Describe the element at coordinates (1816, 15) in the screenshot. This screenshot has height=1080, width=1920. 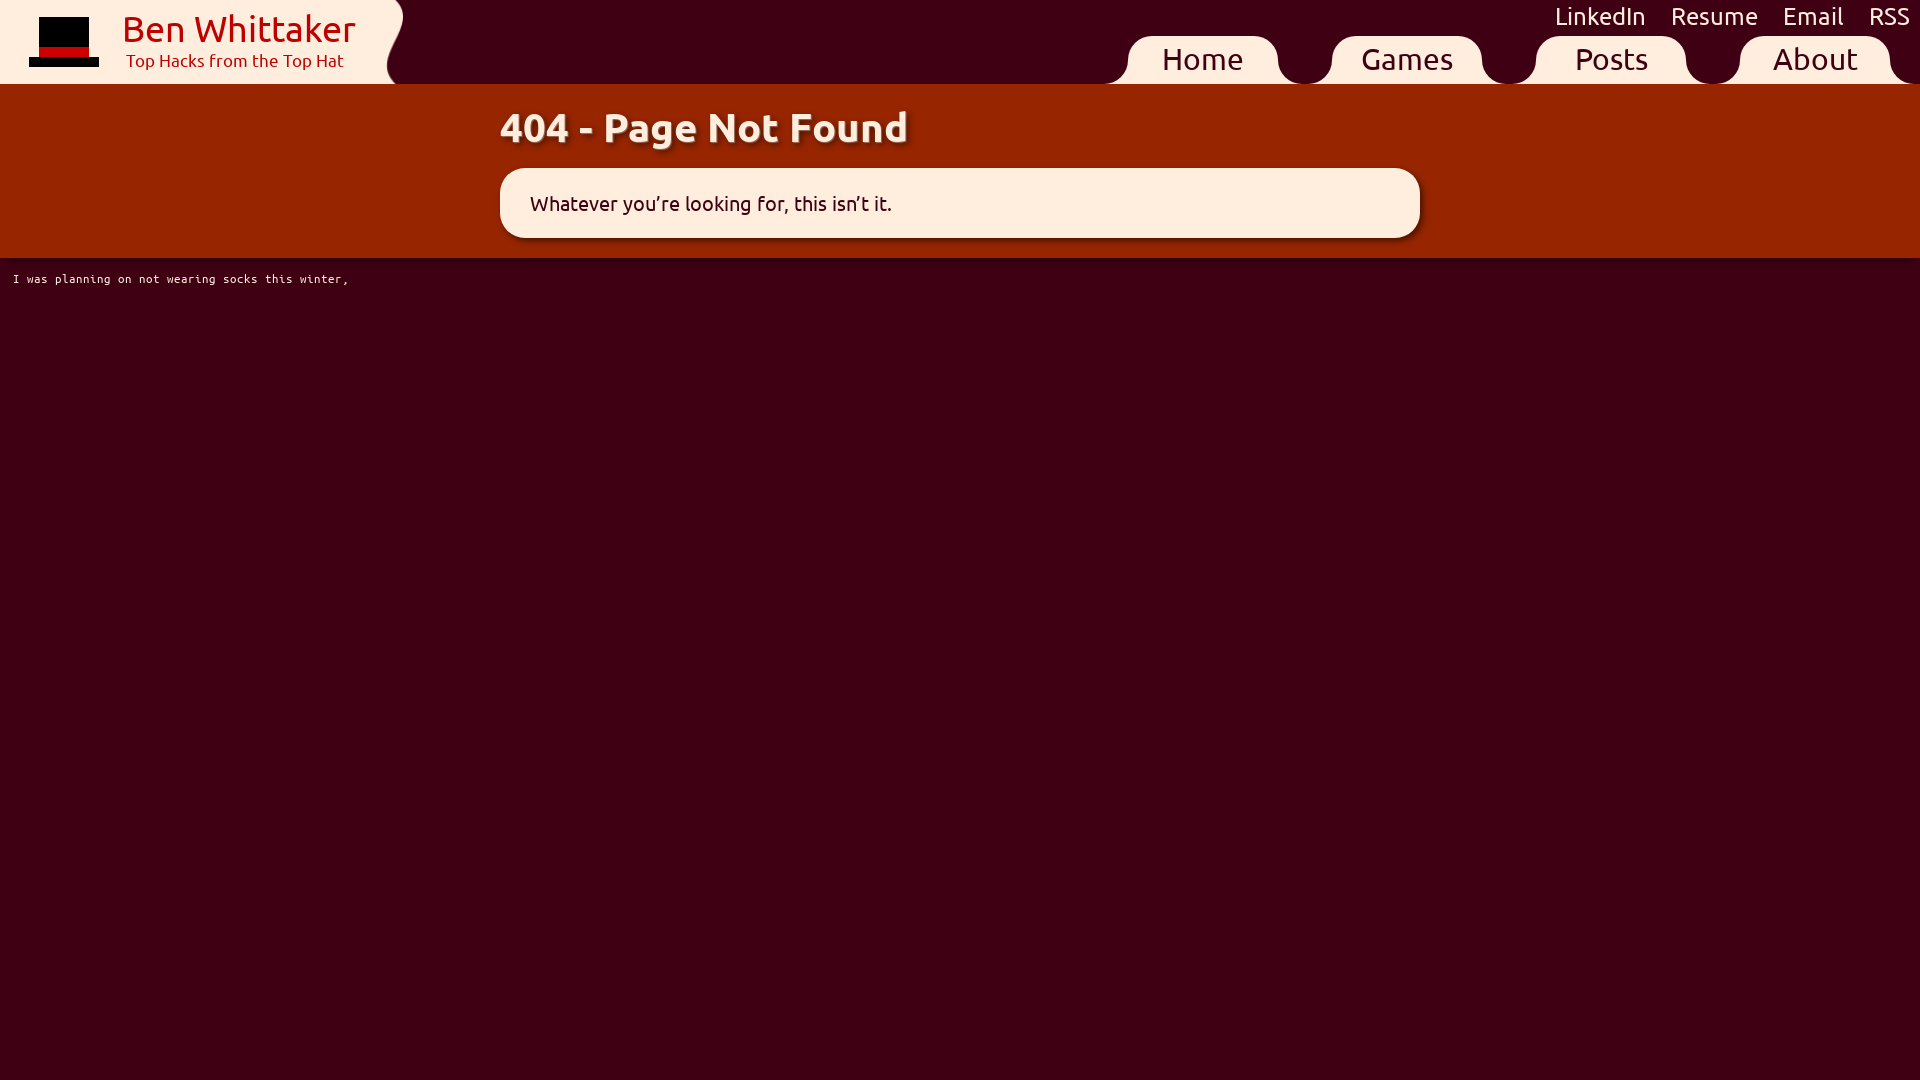
I see `'Email'` at that location.